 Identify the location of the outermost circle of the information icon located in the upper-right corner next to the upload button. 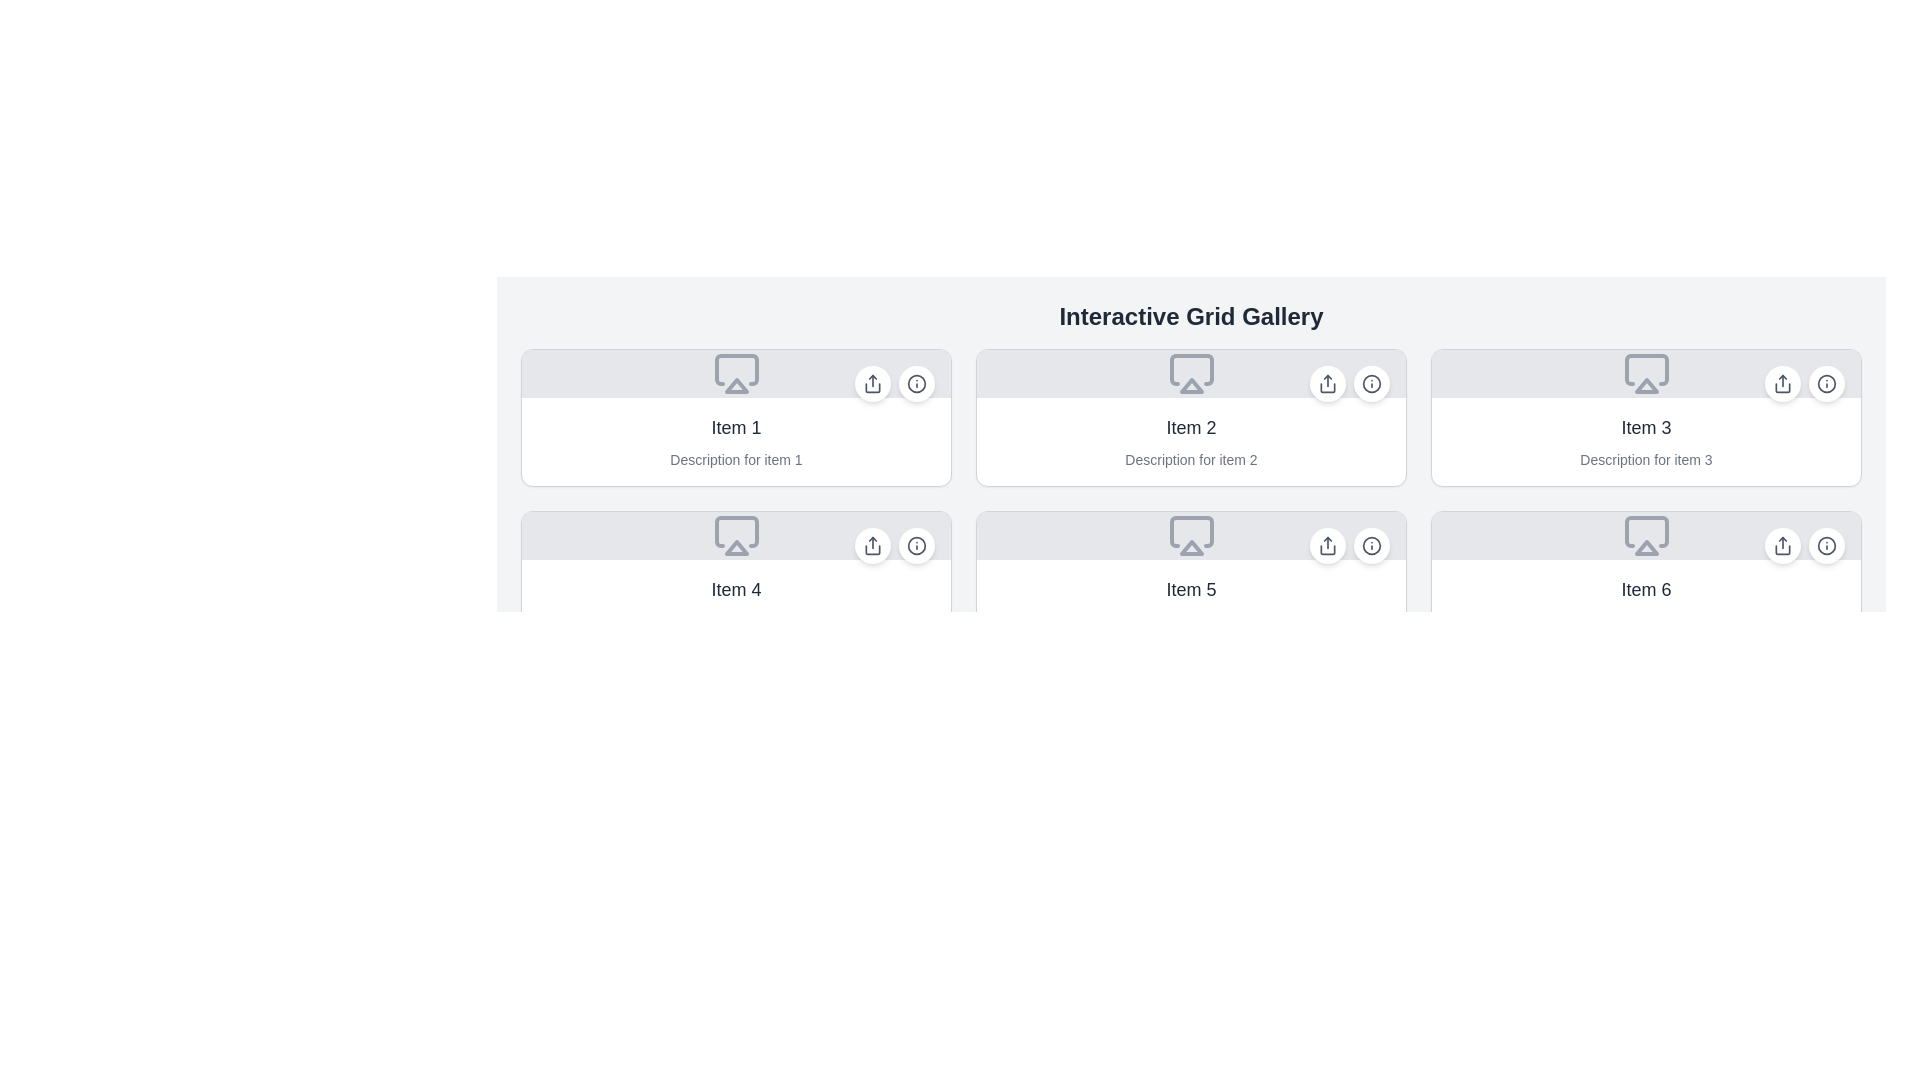
(1827, 384).